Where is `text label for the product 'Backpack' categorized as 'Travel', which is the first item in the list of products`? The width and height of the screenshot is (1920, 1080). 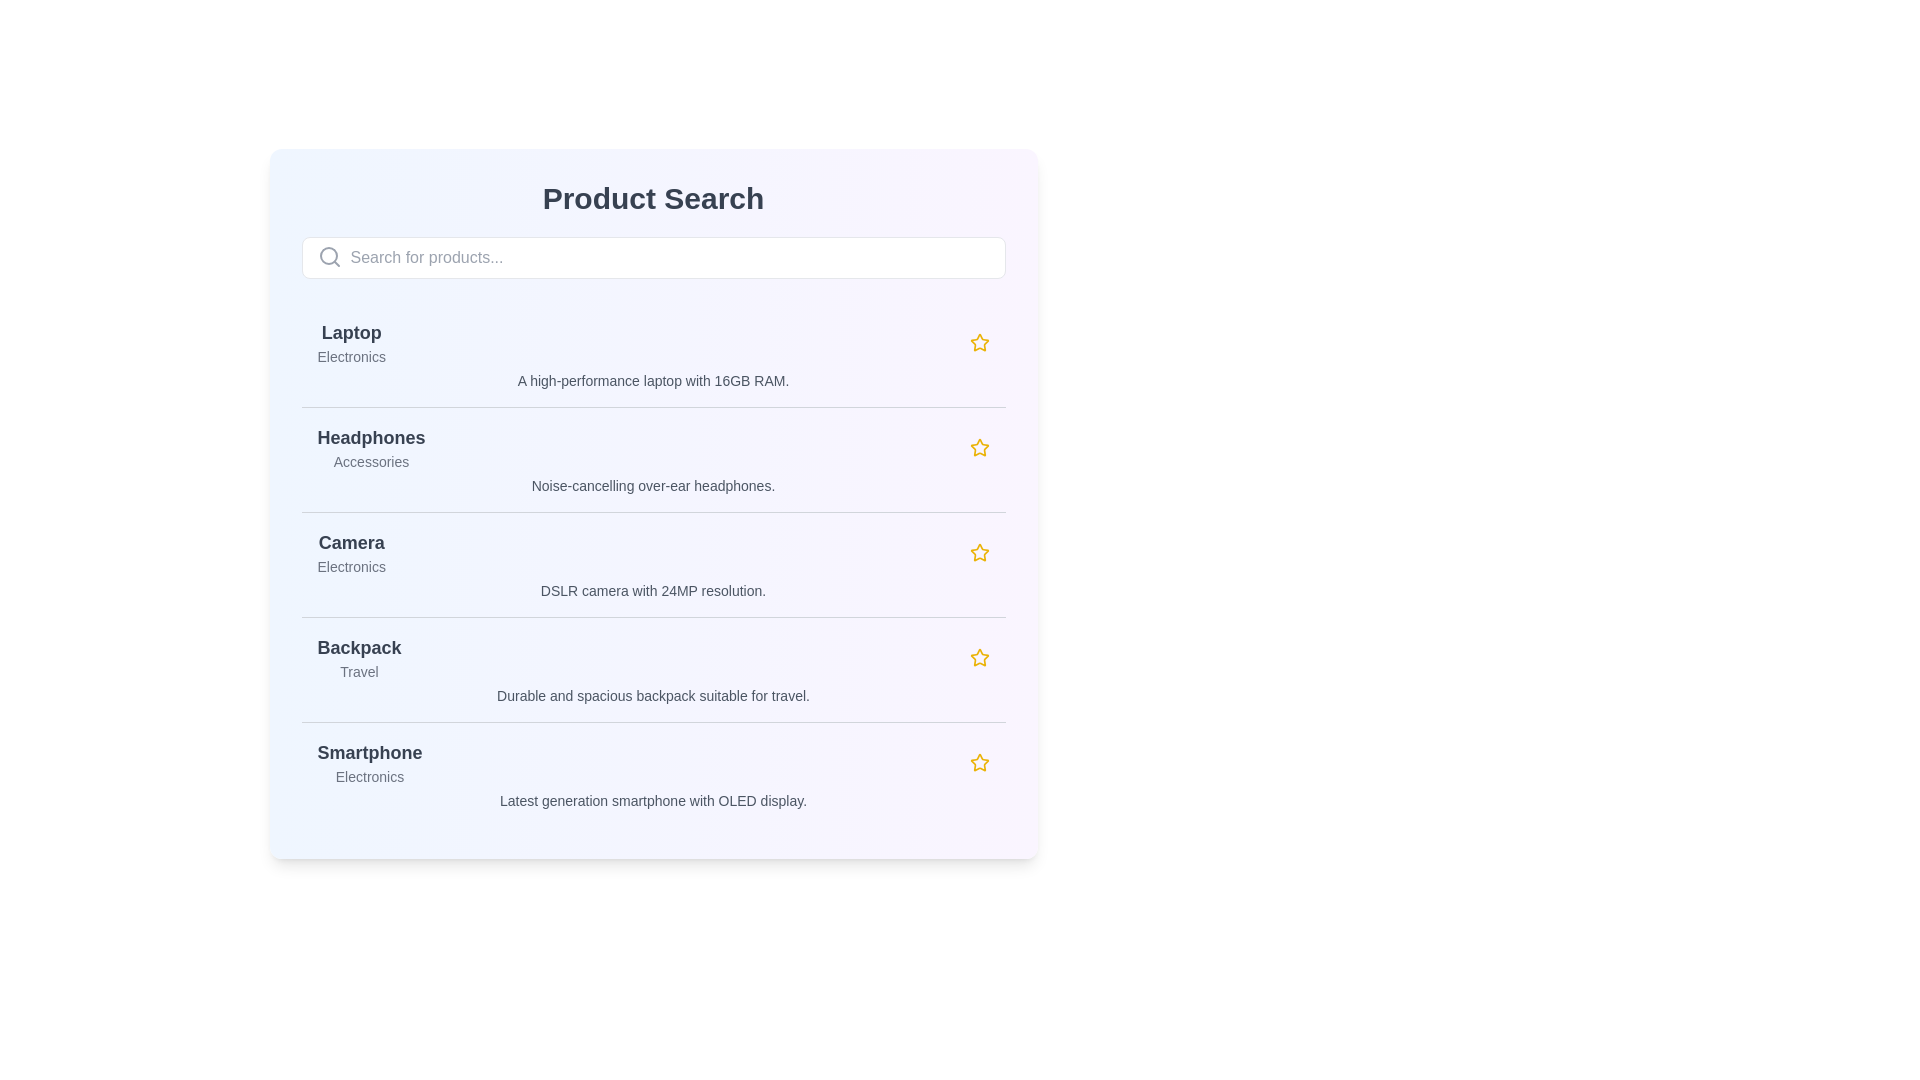
text label for the product 'Backpack' categorized as 'Travel', which is the first item in the list of products is located at coordinates (359, 658).